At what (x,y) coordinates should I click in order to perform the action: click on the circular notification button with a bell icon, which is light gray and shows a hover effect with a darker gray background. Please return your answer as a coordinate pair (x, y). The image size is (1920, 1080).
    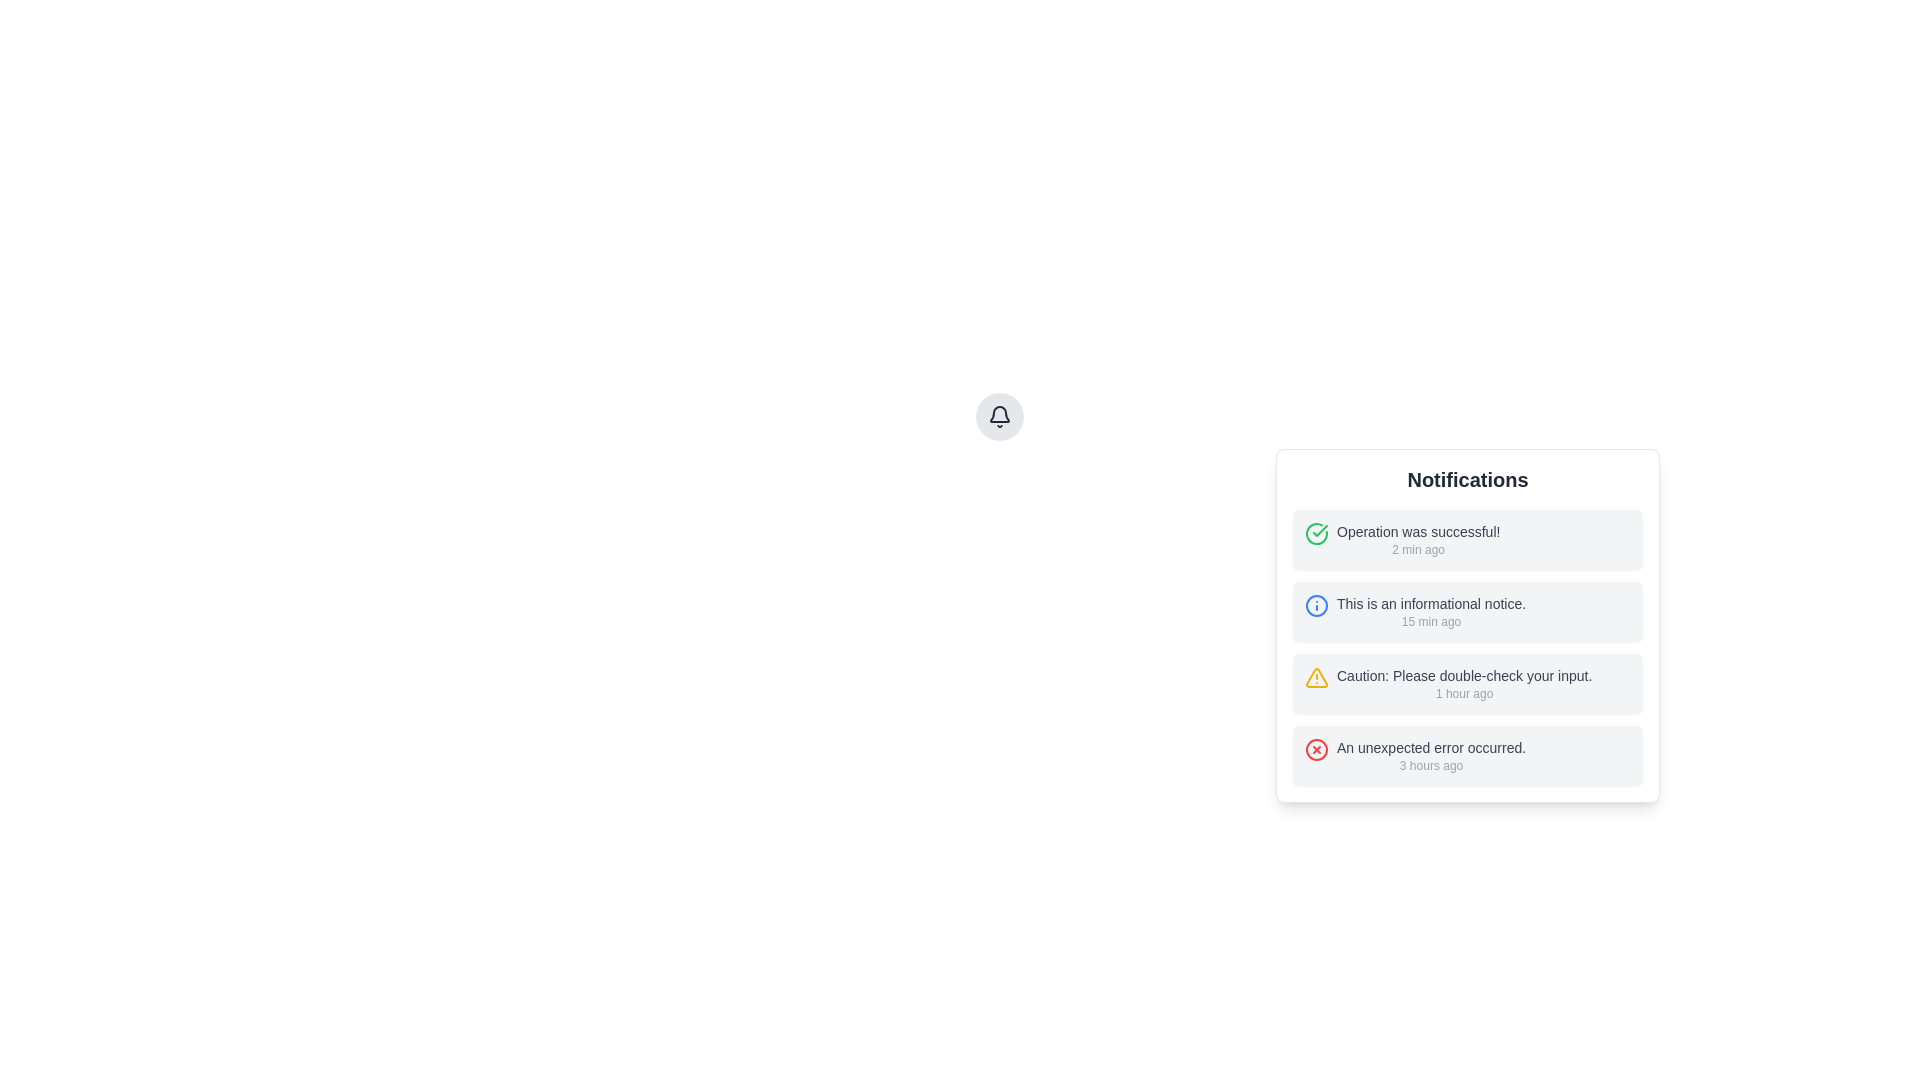
    Looking at the image, I should click on (999, 415).